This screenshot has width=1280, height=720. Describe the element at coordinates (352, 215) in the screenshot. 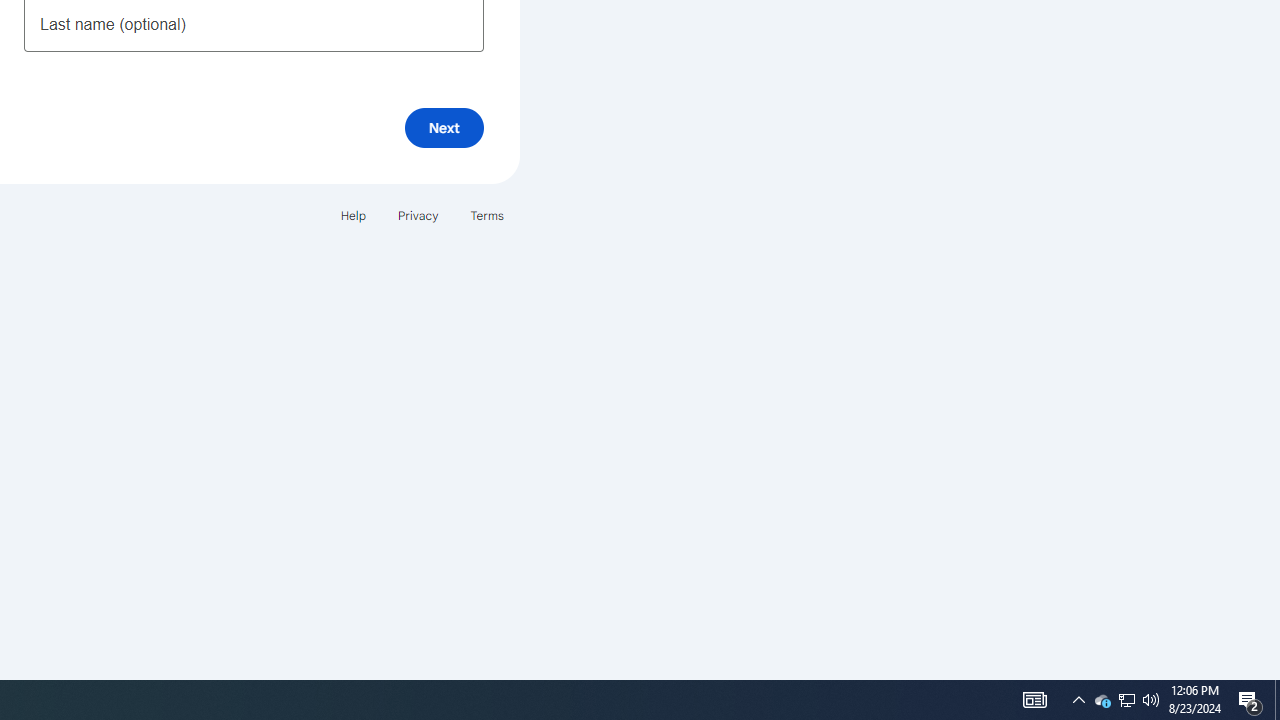

I see `'Help'` at that location.